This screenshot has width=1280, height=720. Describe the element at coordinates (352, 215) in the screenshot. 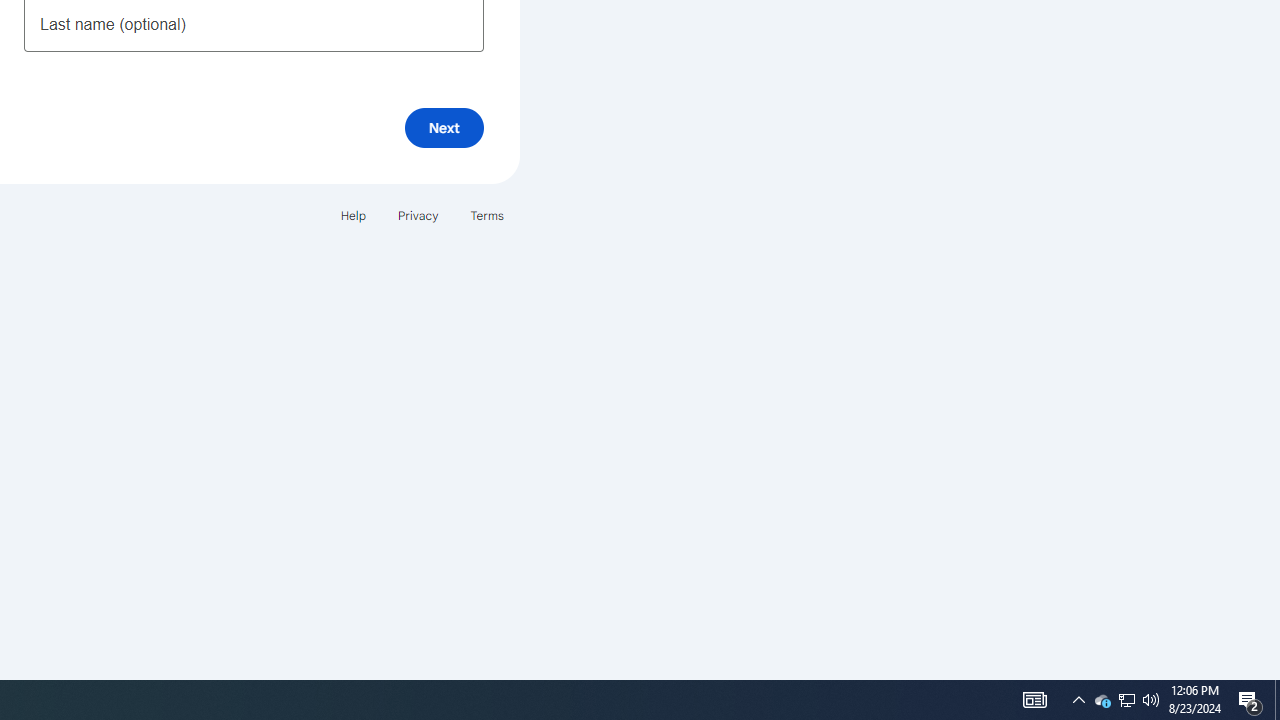

I see `'Help'` at that location.